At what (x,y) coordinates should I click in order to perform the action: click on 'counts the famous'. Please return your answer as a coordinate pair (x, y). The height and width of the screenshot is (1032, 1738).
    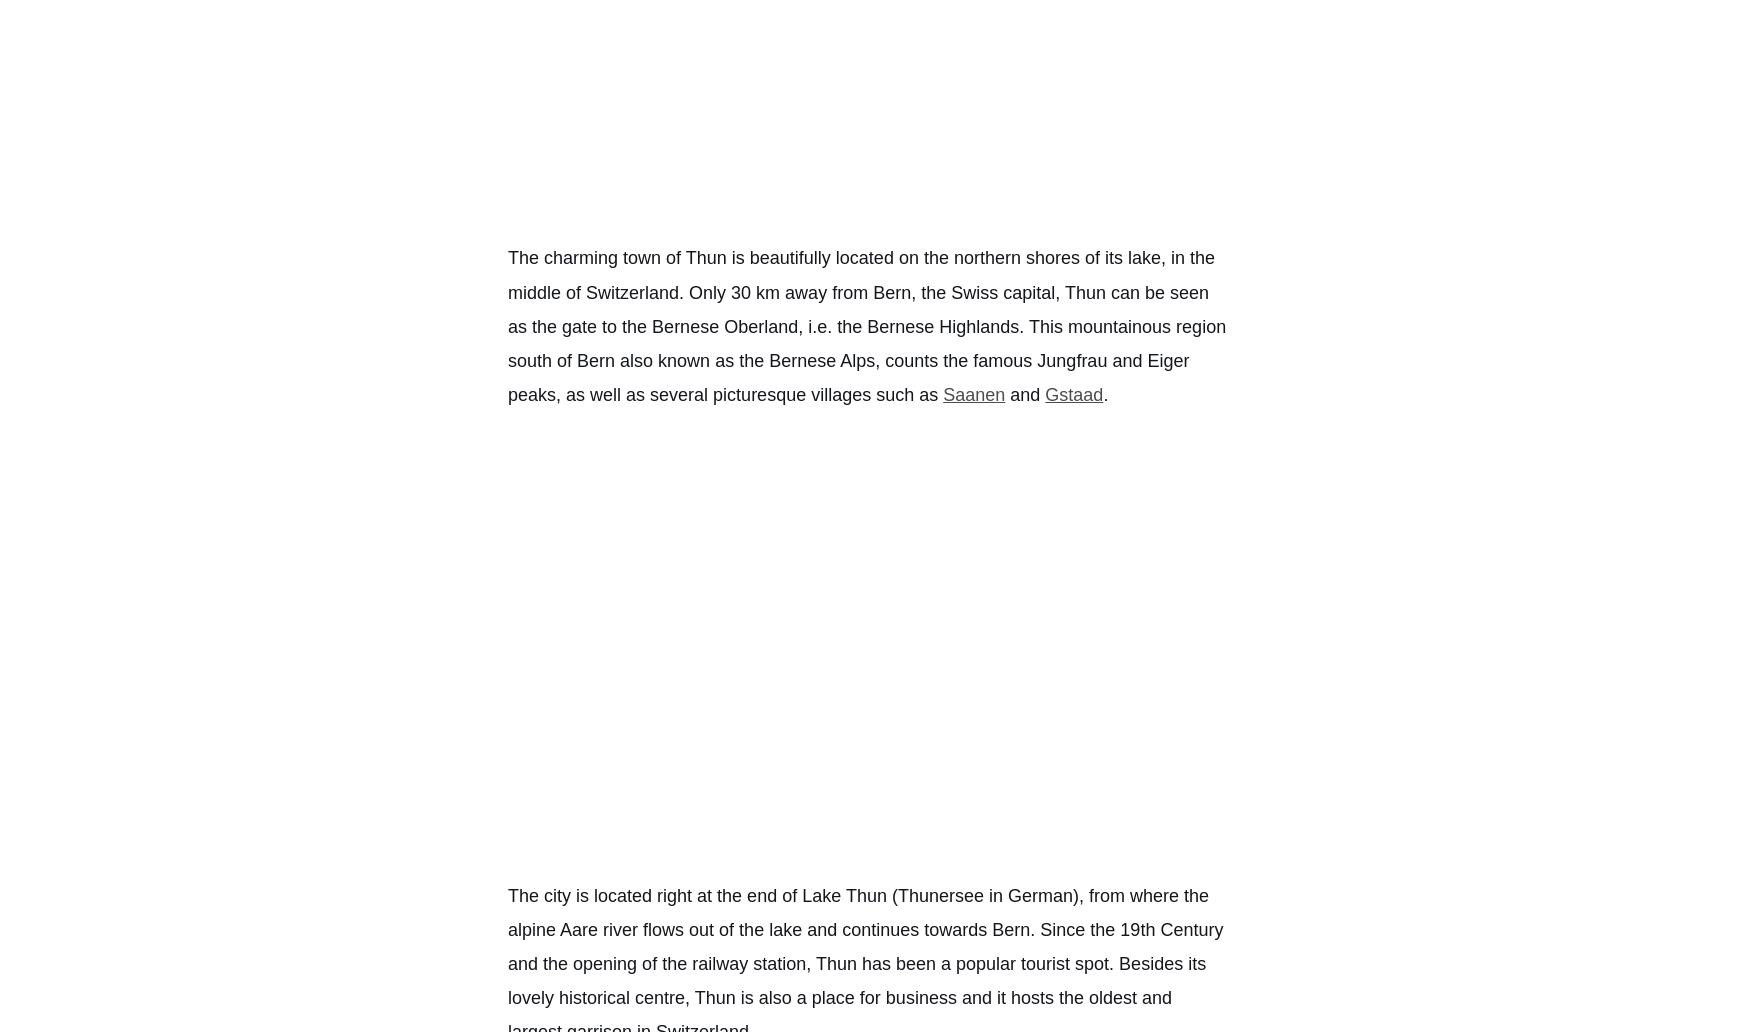
    Looking at the image, I should click on (957, 360).